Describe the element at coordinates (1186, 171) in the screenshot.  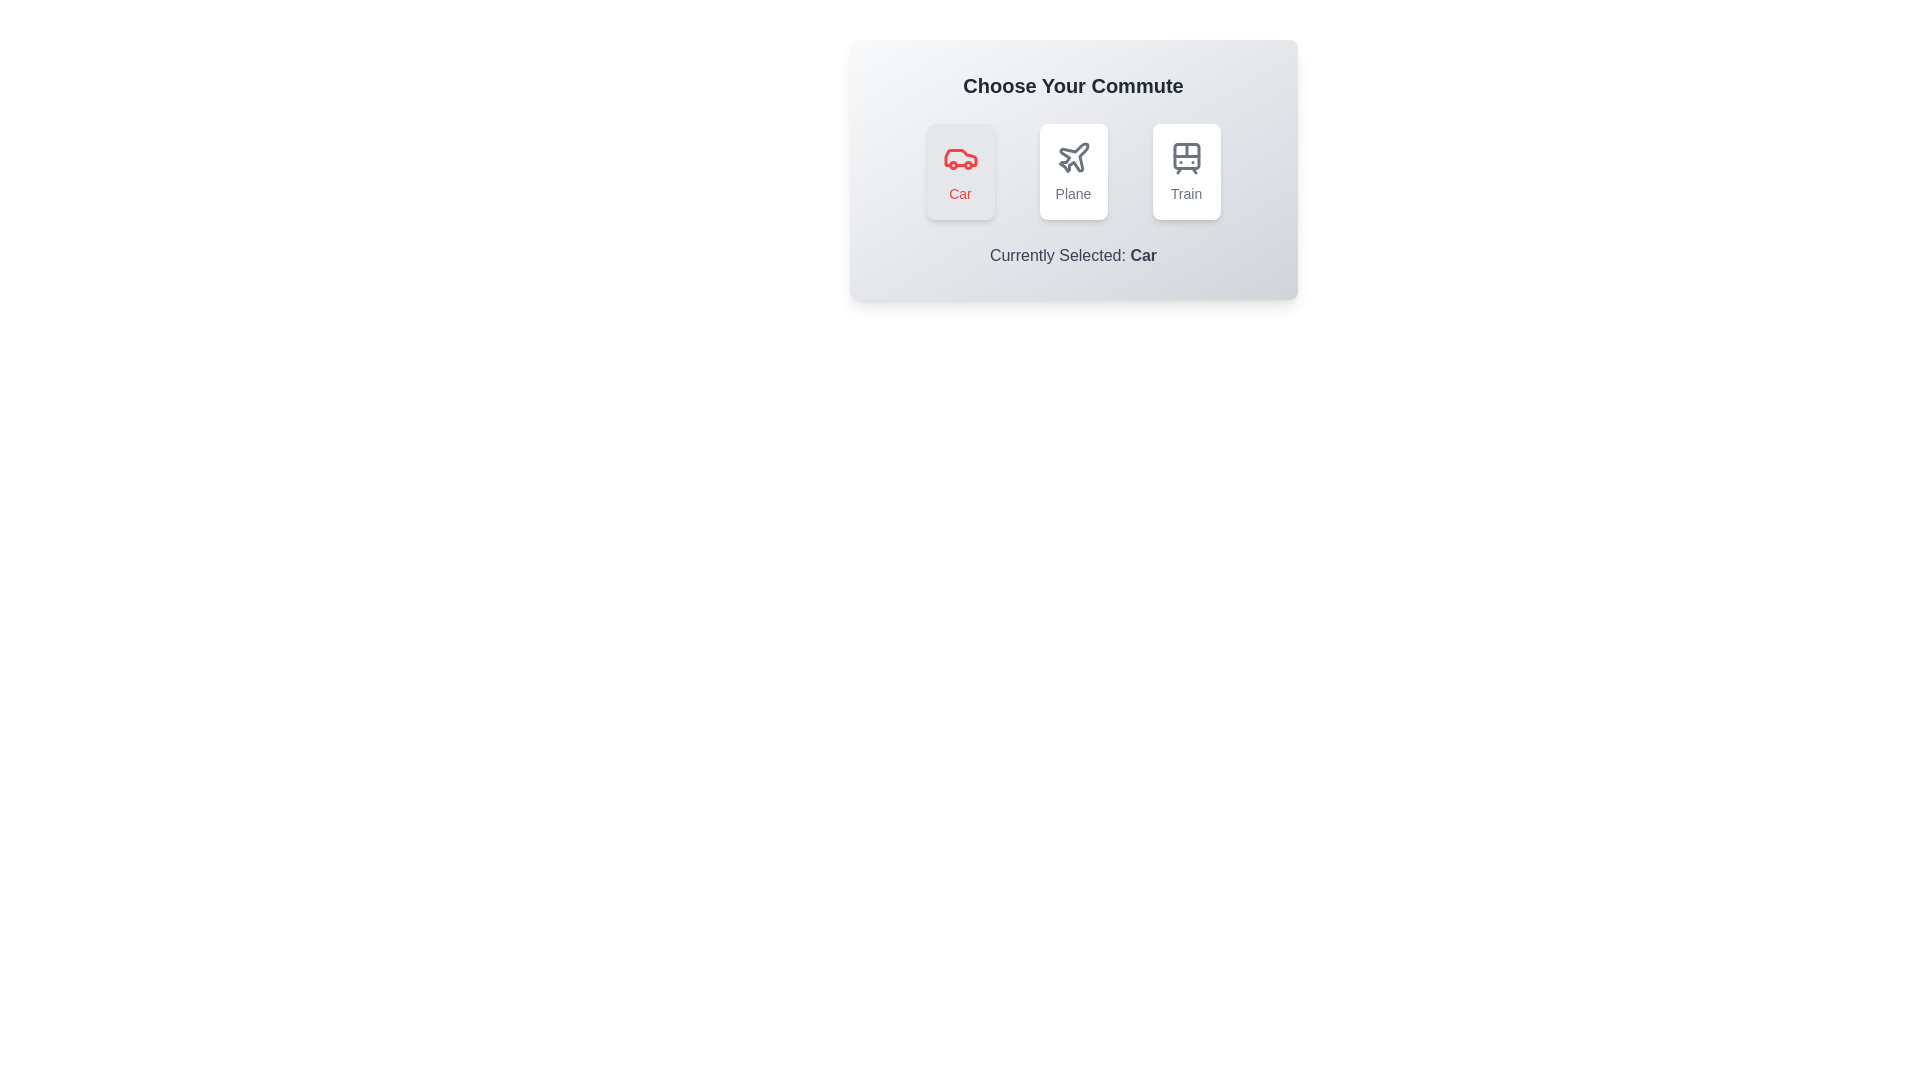
I see `the icon representing Train to observe its hover effect` at that location.